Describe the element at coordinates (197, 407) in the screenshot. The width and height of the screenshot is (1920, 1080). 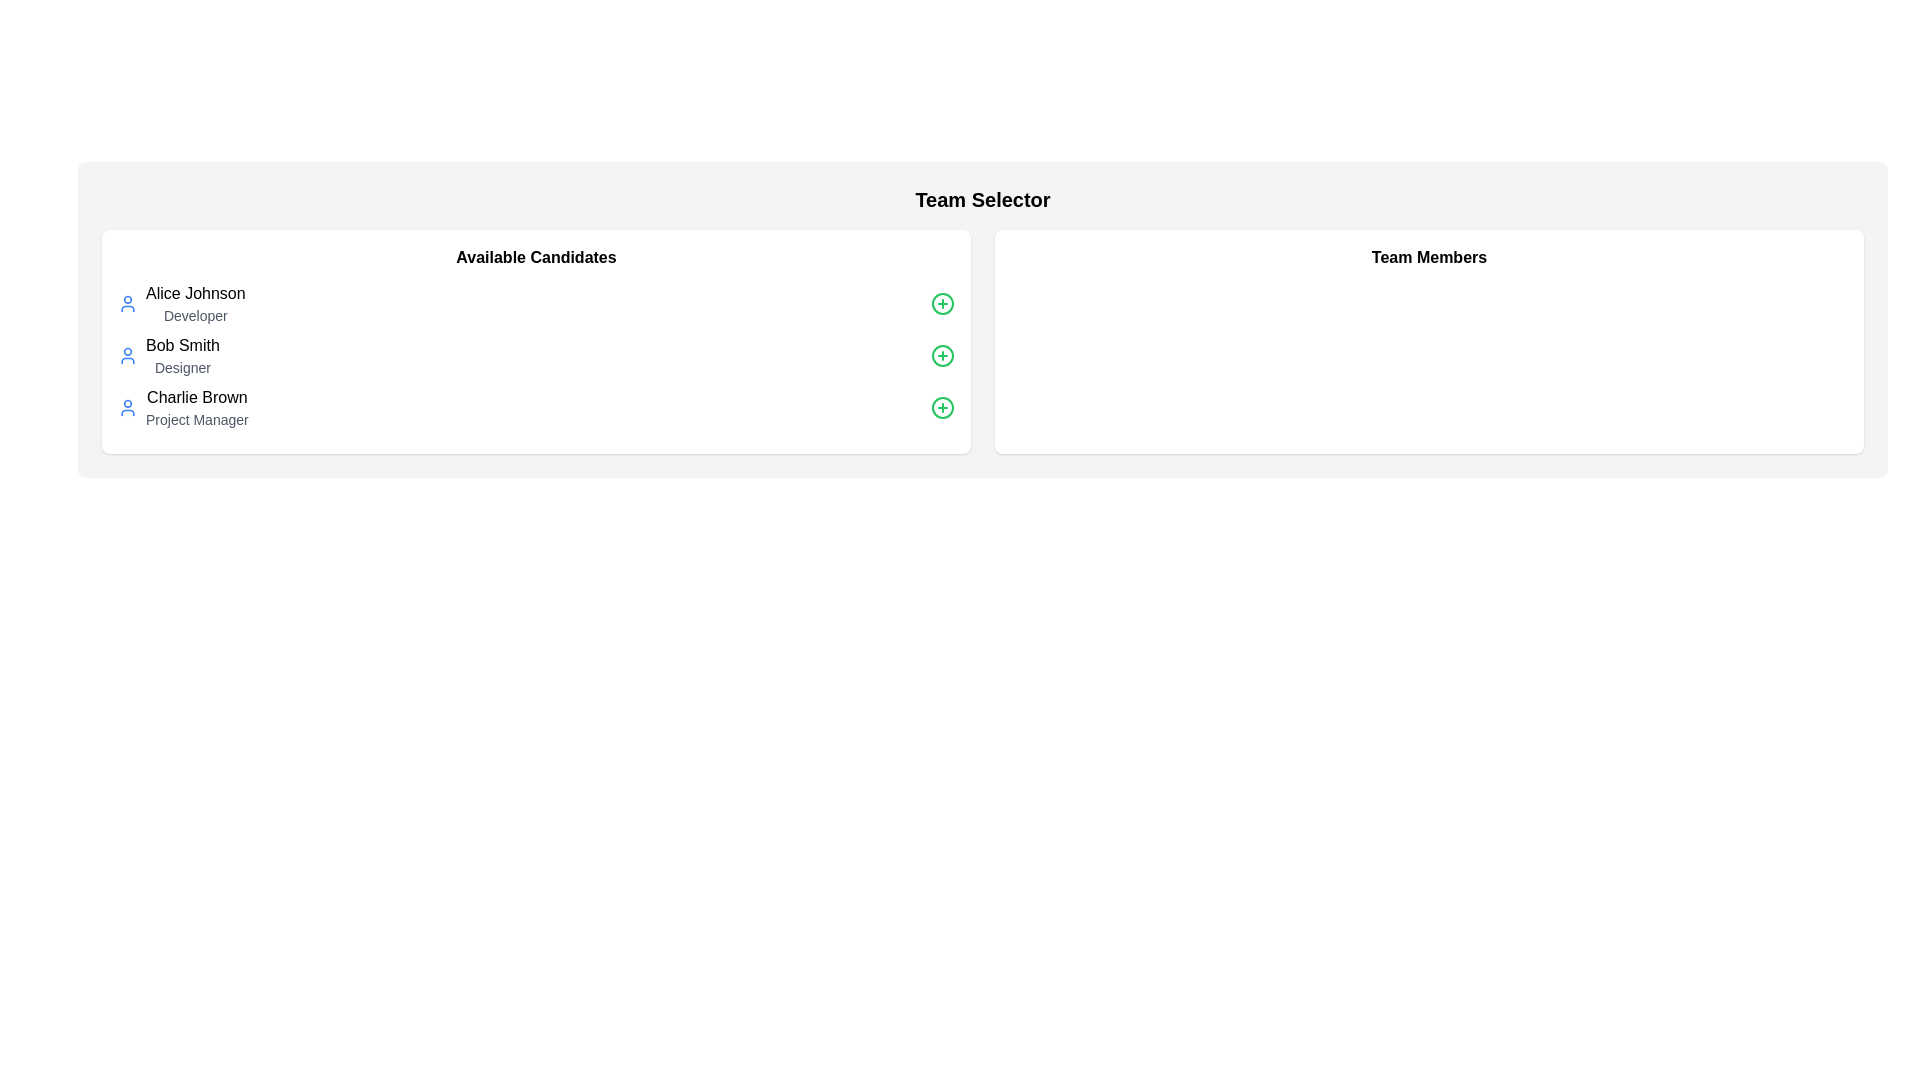
I see `the text label displaying the role description of the candidate in the 'Available Candidates' list, specifically the third item which provides information about an individual` at that location.